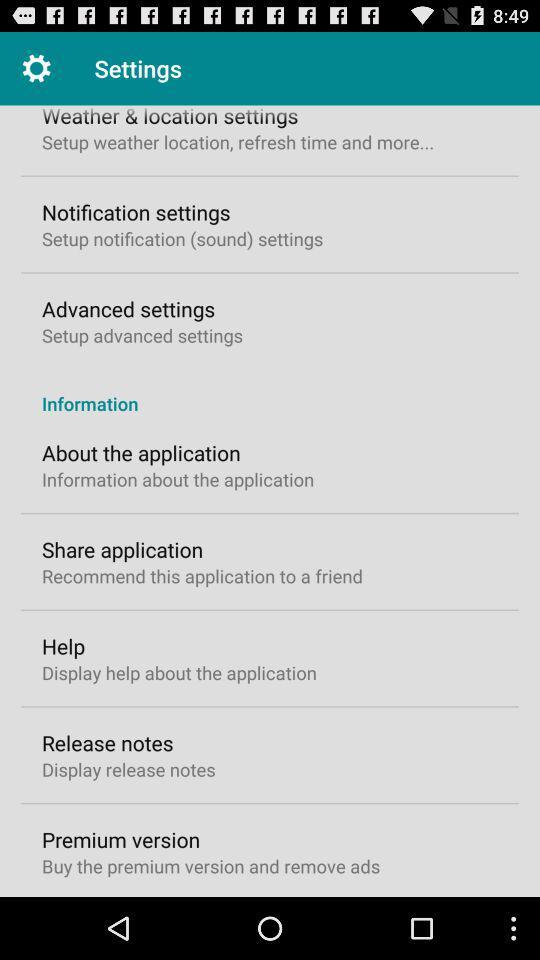  What do you see at coordinates (122, 549) in the screenshot?
I see `icon below the information about the icon` at bounding box center [122, 549].